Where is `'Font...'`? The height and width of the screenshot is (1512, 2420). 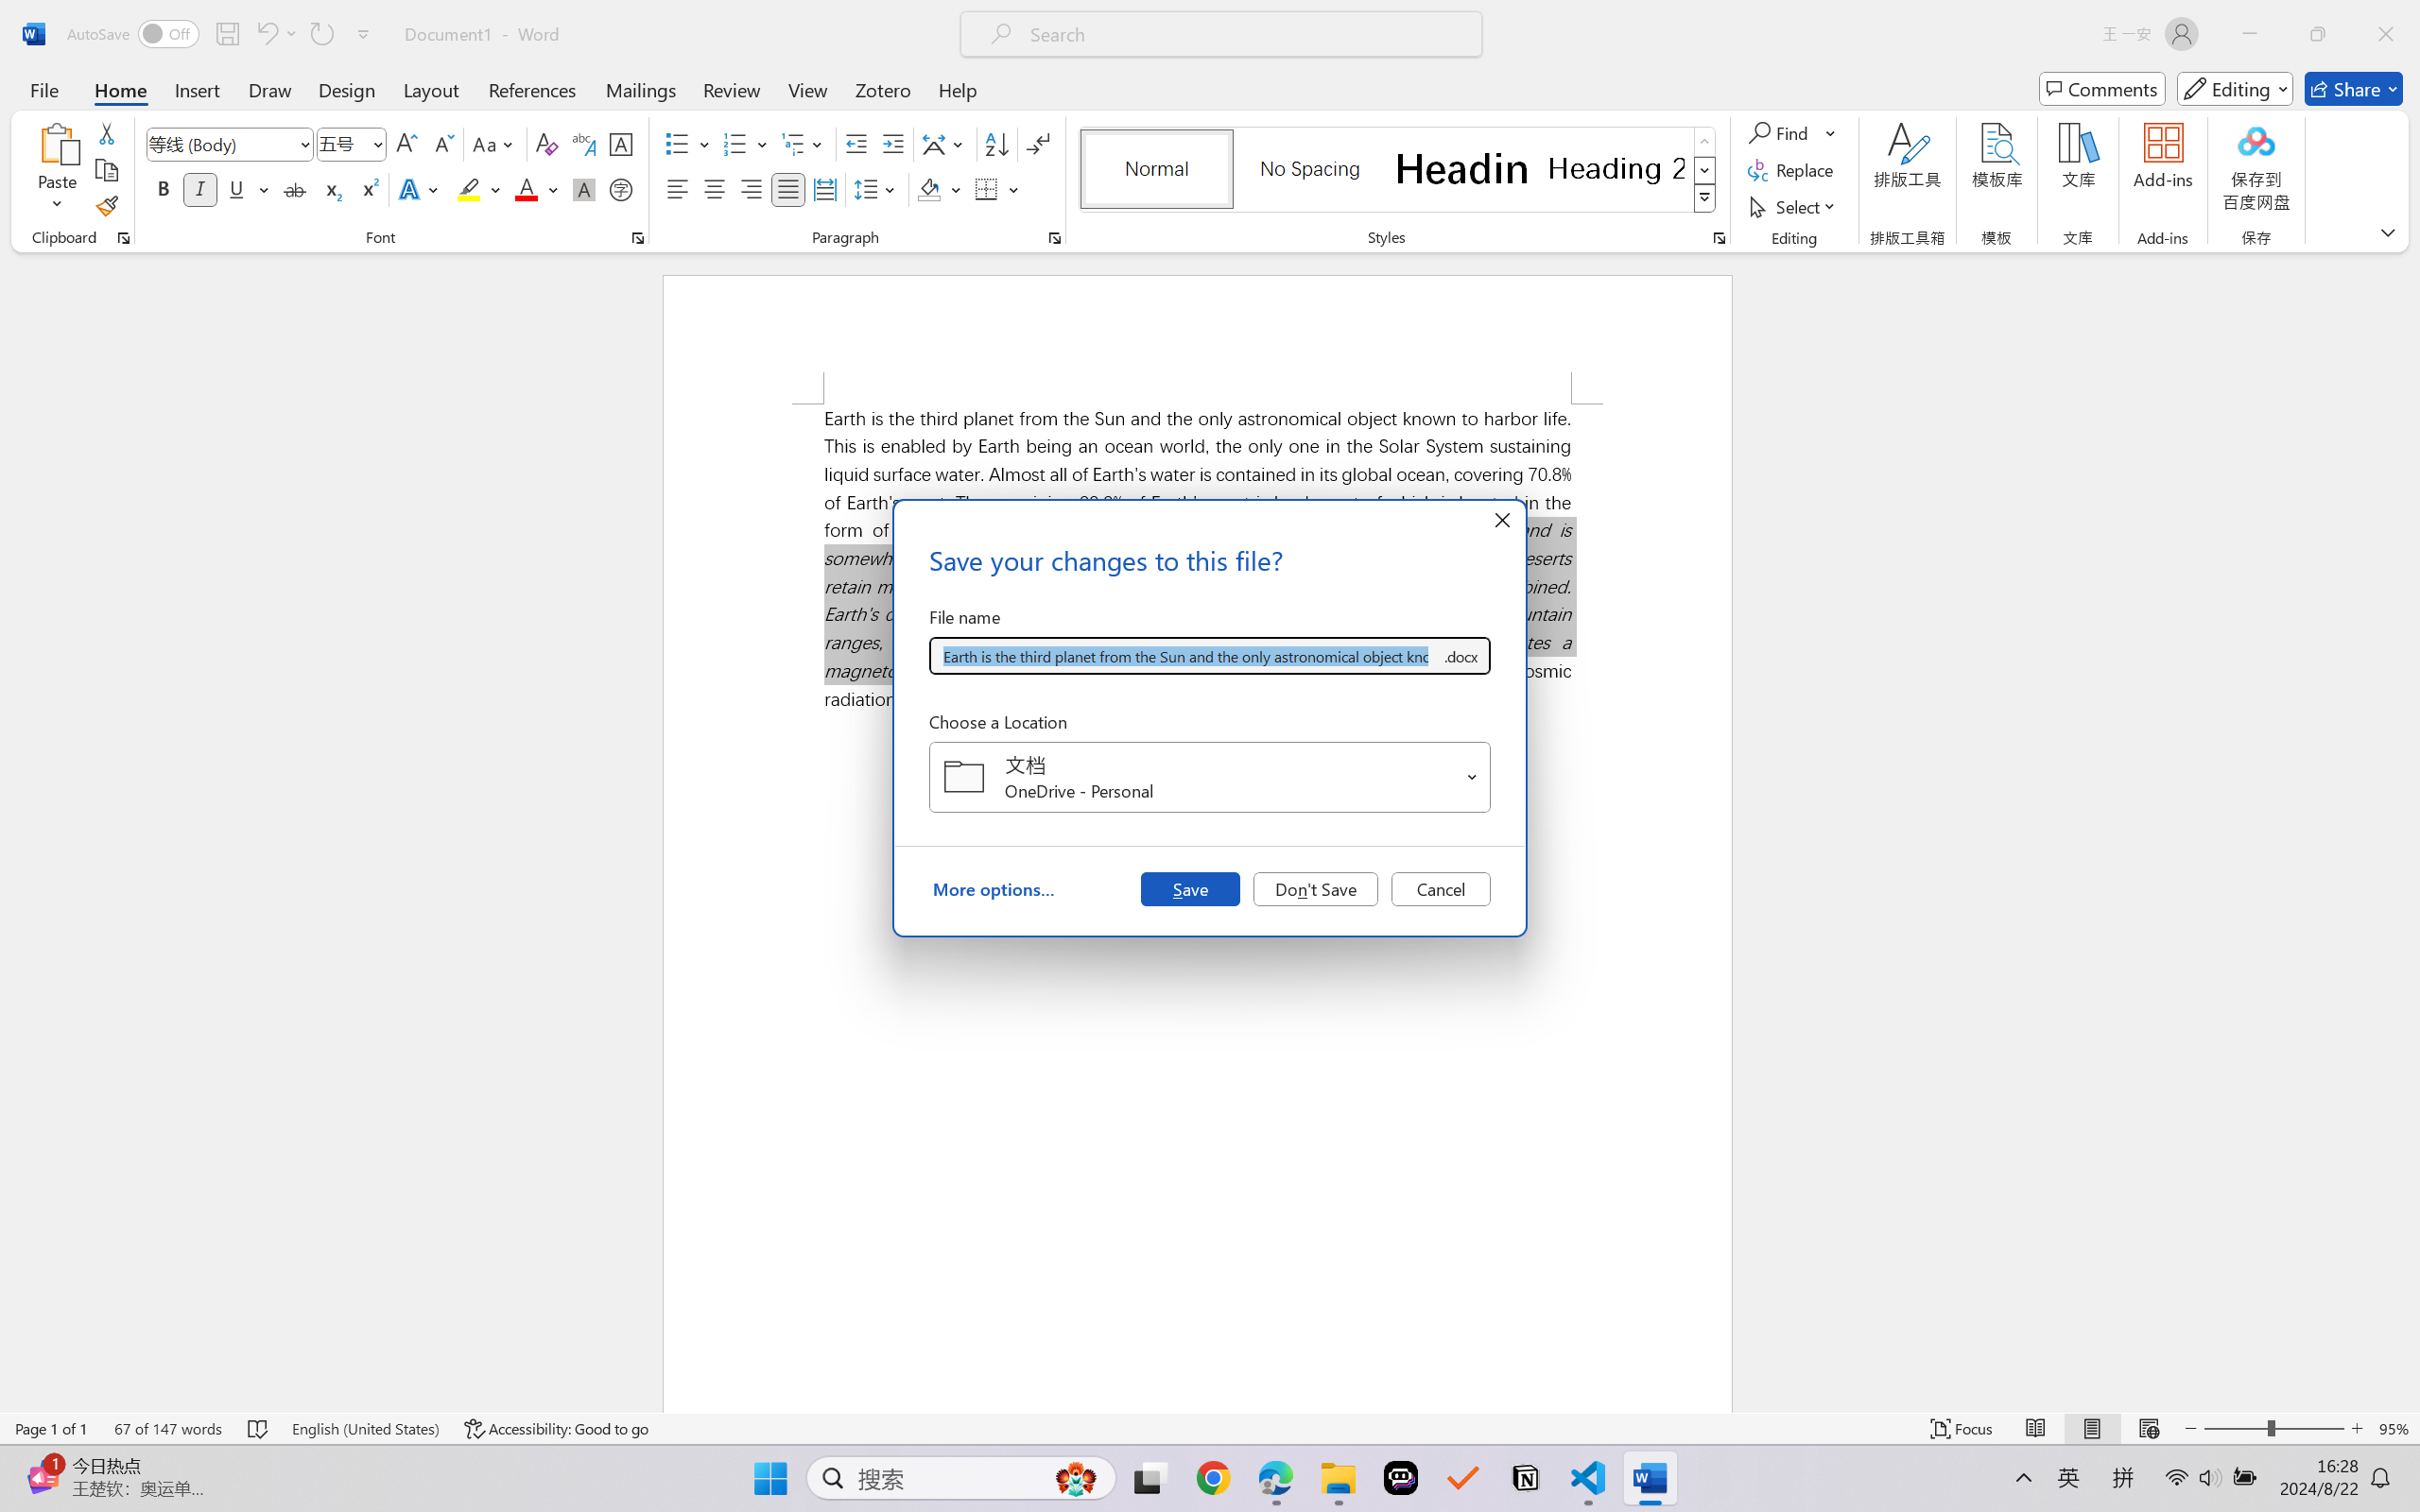
'Font...' is located at coordinates (637, 237).